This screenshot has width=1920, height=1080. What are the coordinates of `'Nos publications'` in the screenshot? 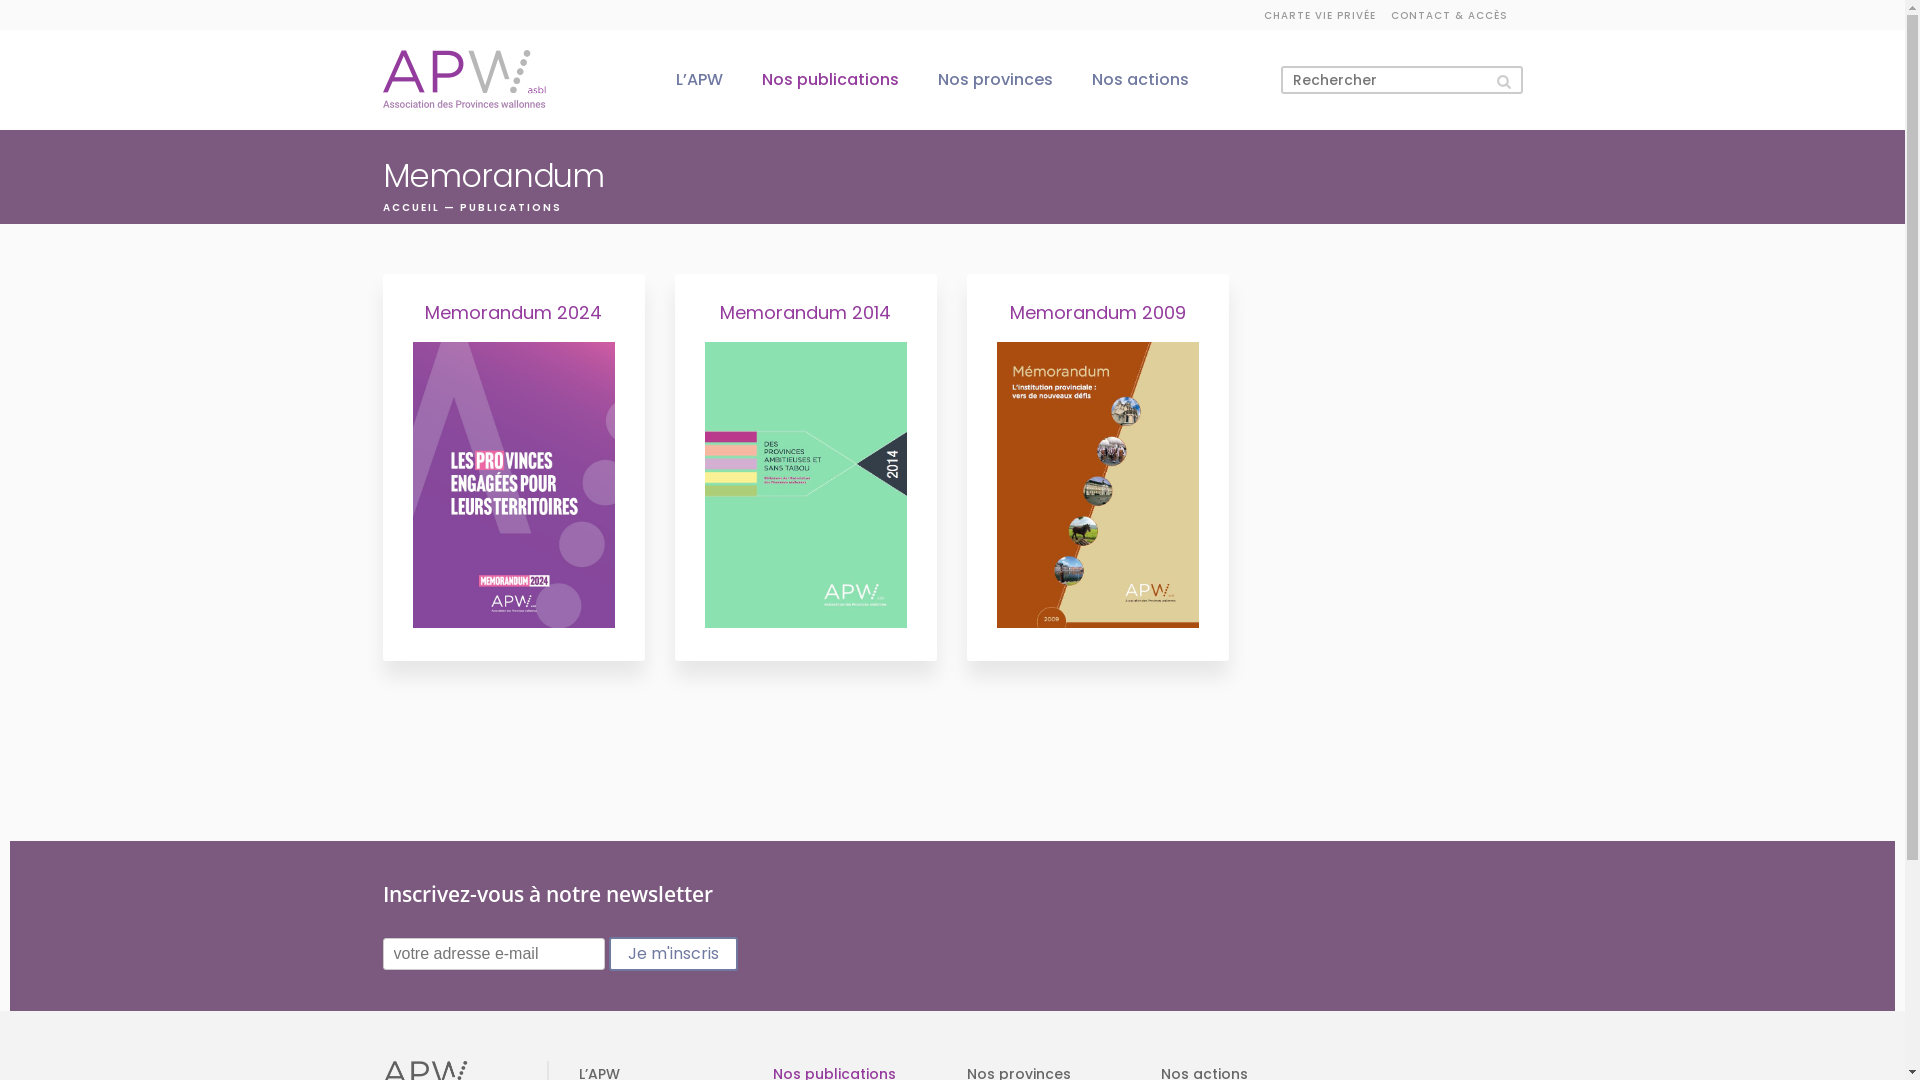 It's located at (830, 77).